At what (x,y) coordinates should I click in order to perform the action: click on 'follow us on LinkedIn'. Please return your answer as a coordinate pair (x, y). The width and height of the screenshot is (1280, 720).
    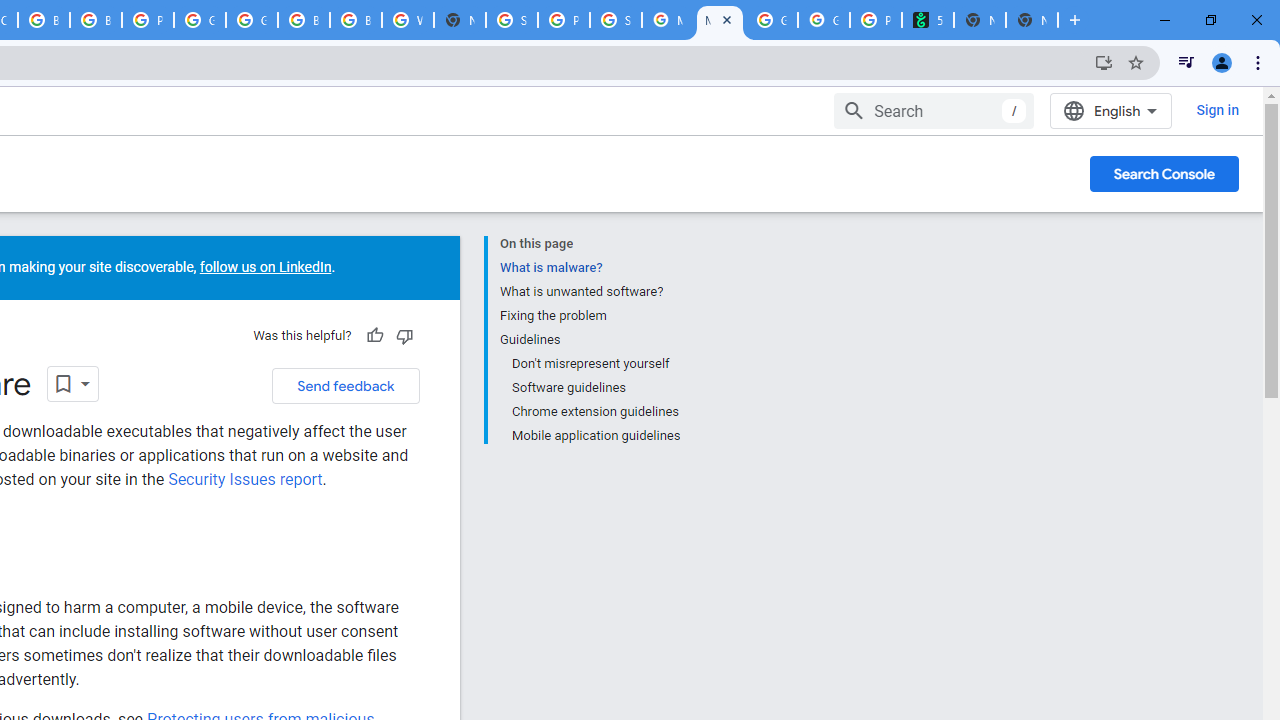
    Looking at the image, I should click on (263, 266).